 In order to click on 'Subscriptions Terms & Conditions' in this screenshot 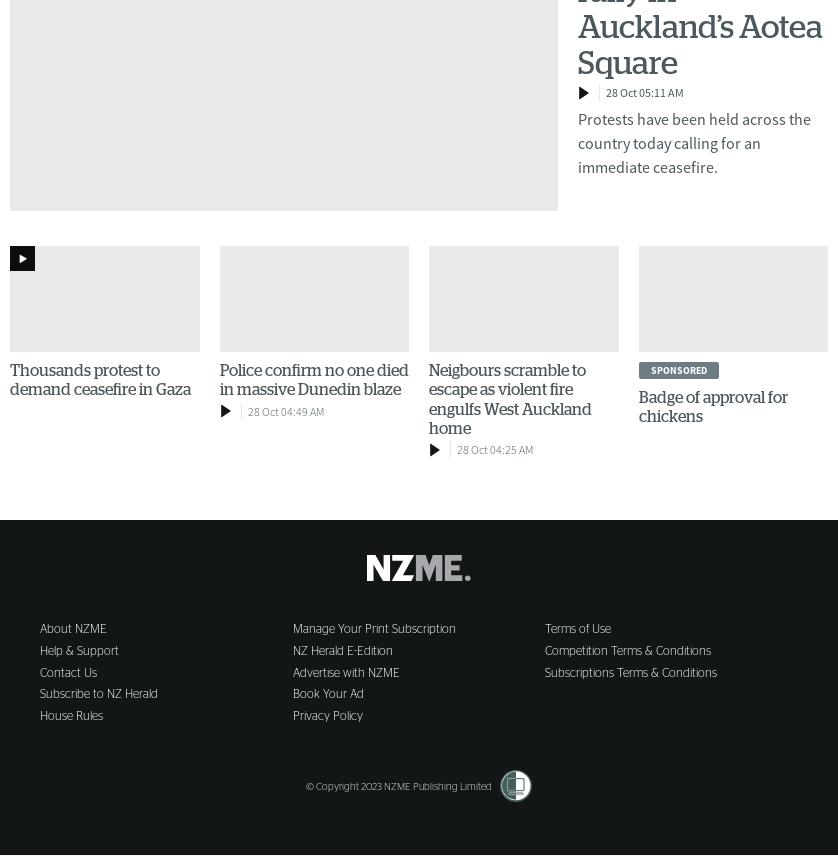, I will do `click(545, 671)`.